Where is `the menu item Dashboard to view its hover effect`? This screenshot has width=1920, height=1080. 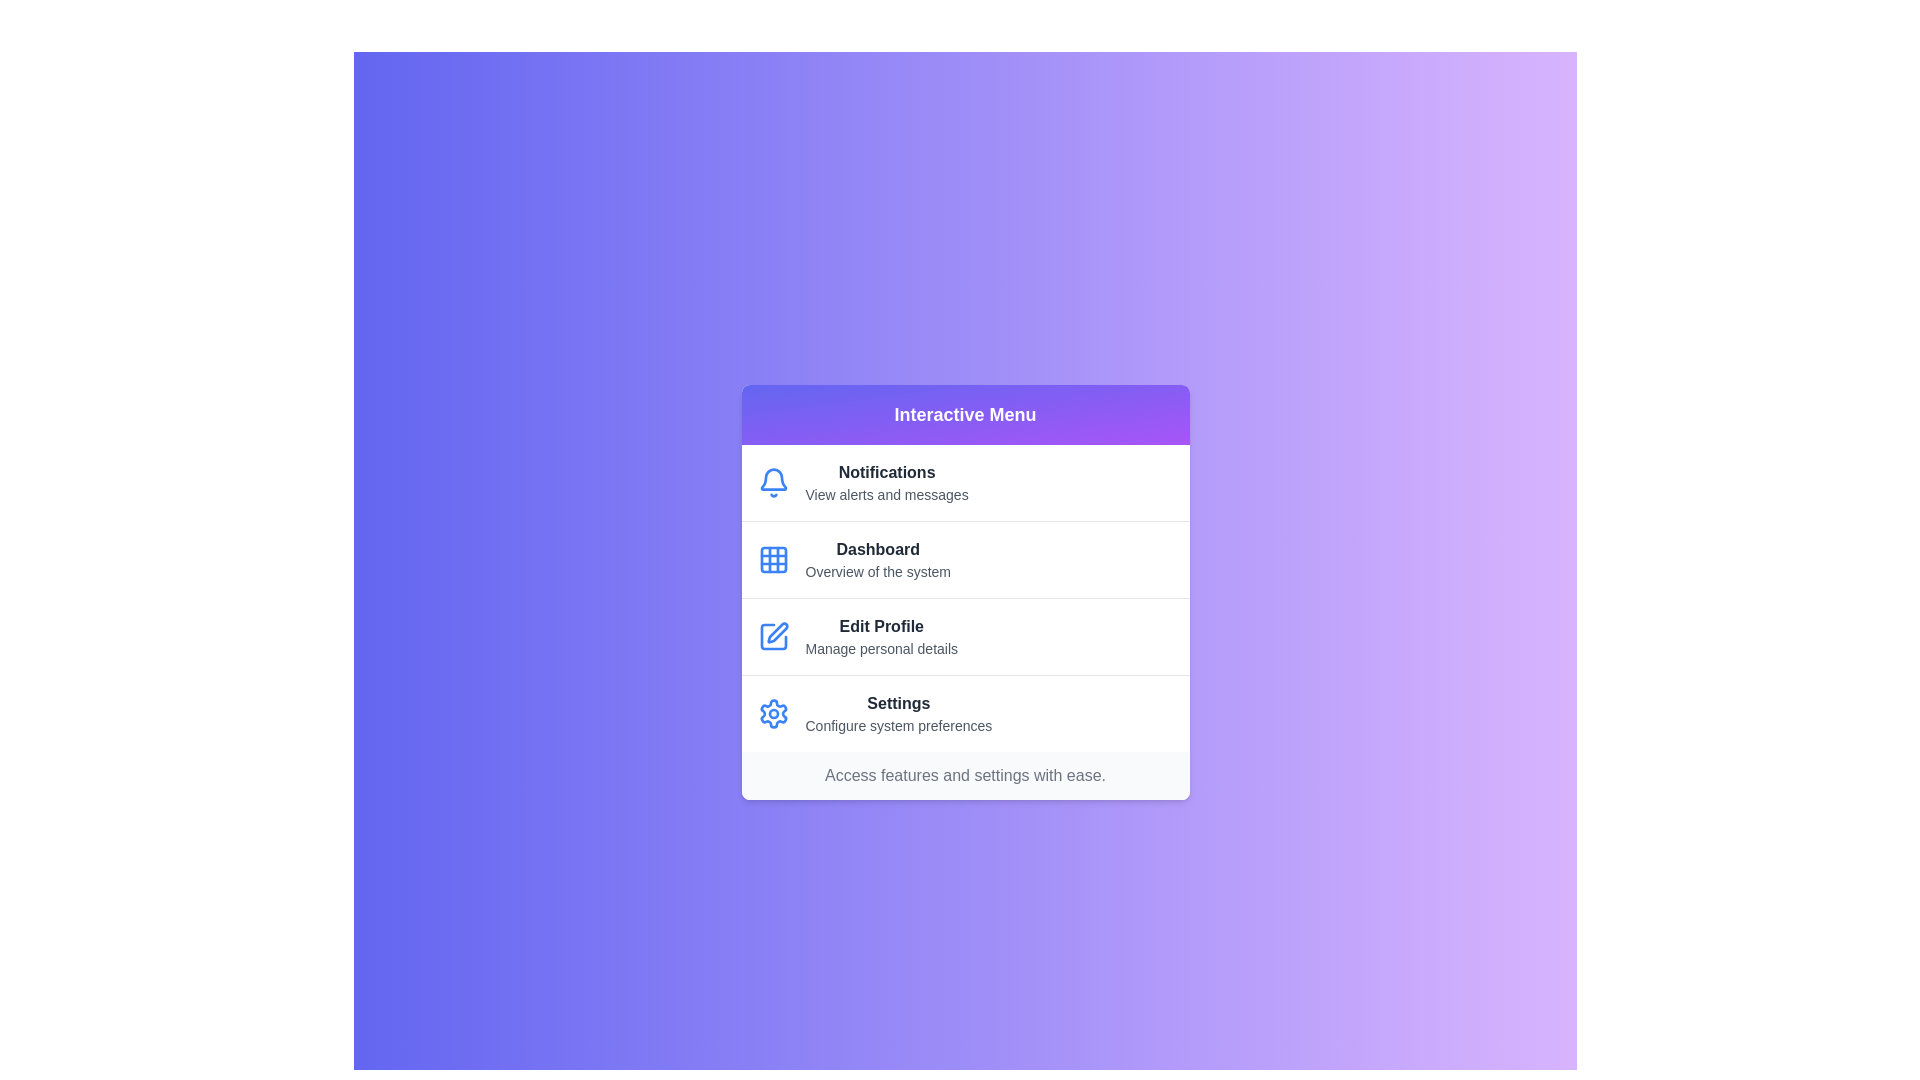
the menu item Dashboard to view its hover effect is located at coordinates (965, 559).